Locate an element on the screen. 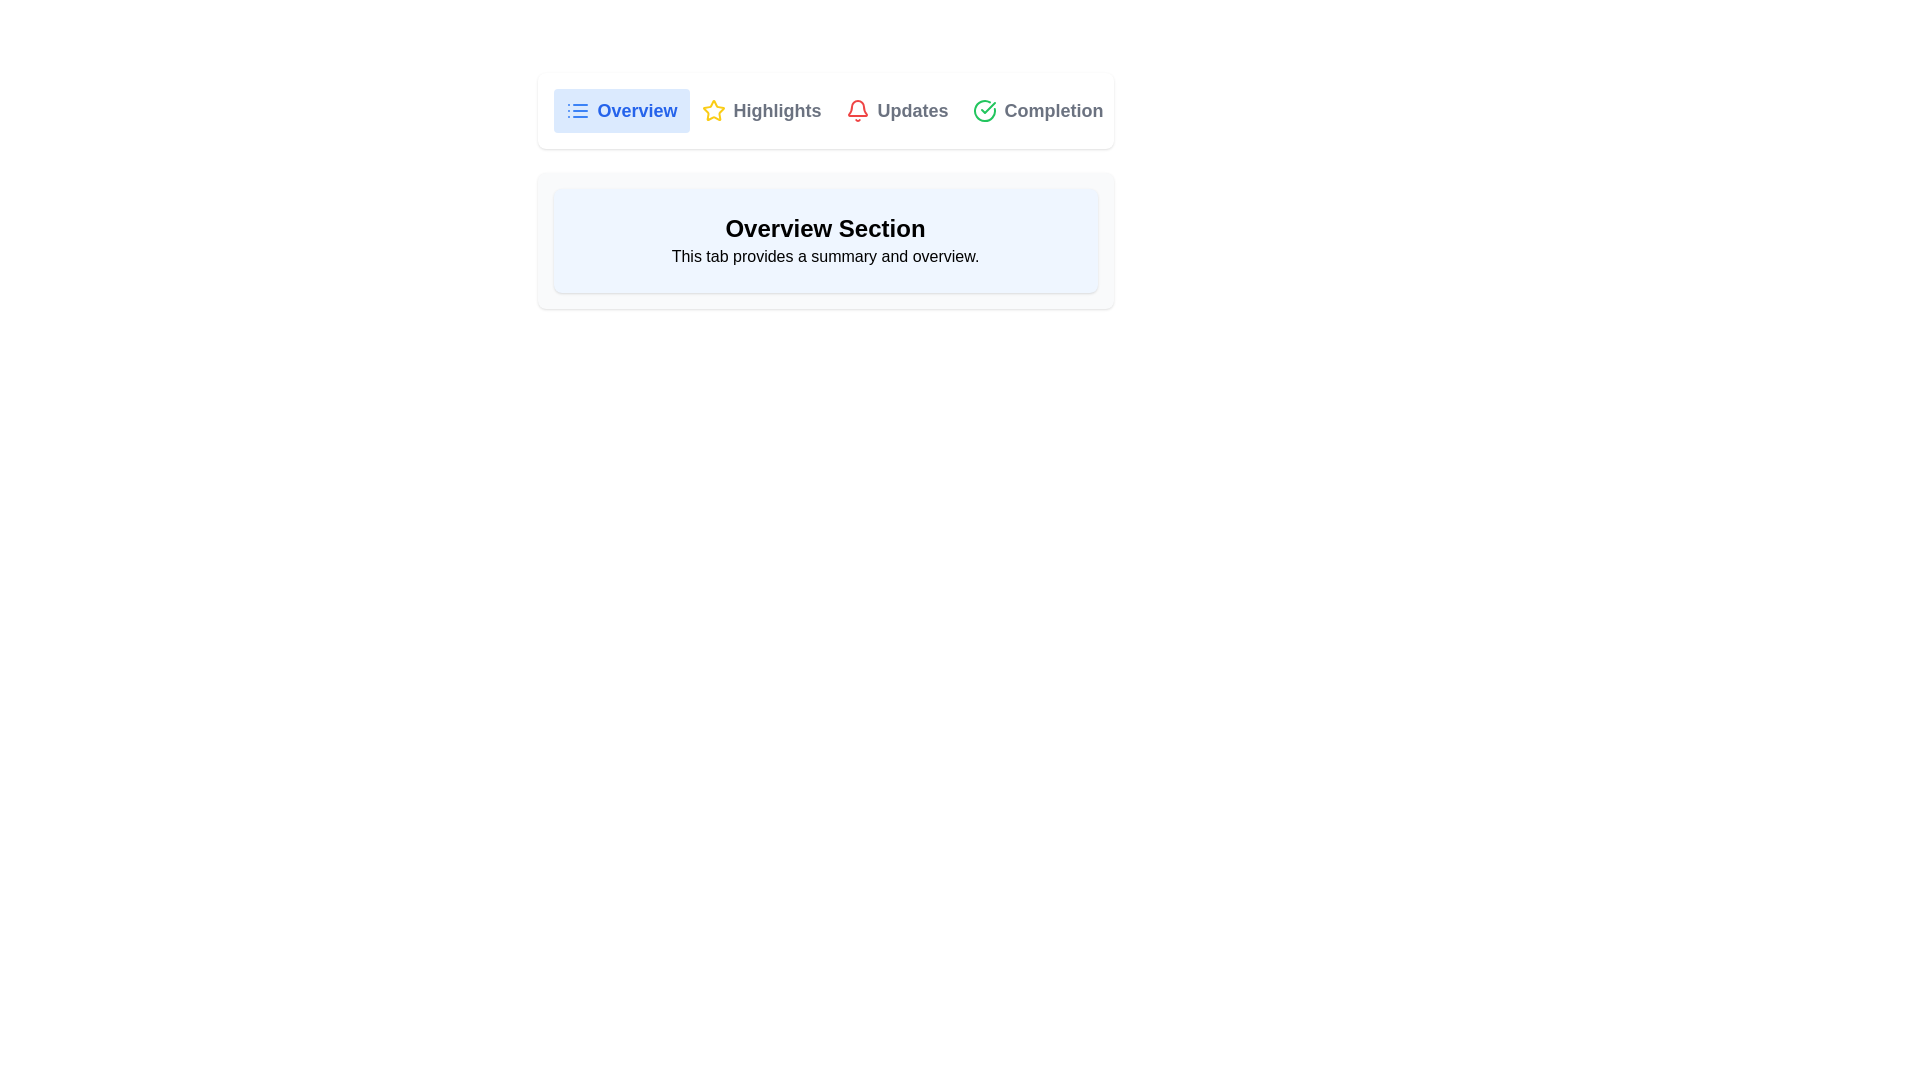 Image resolution: width=1920 pixels, height=1080 pixels. the 'Completion' tab button, which is the fourth tab in the navigation bar, featuring a green checkmark icon and labeled 'Completion' is located at coordinates (1038, 111).